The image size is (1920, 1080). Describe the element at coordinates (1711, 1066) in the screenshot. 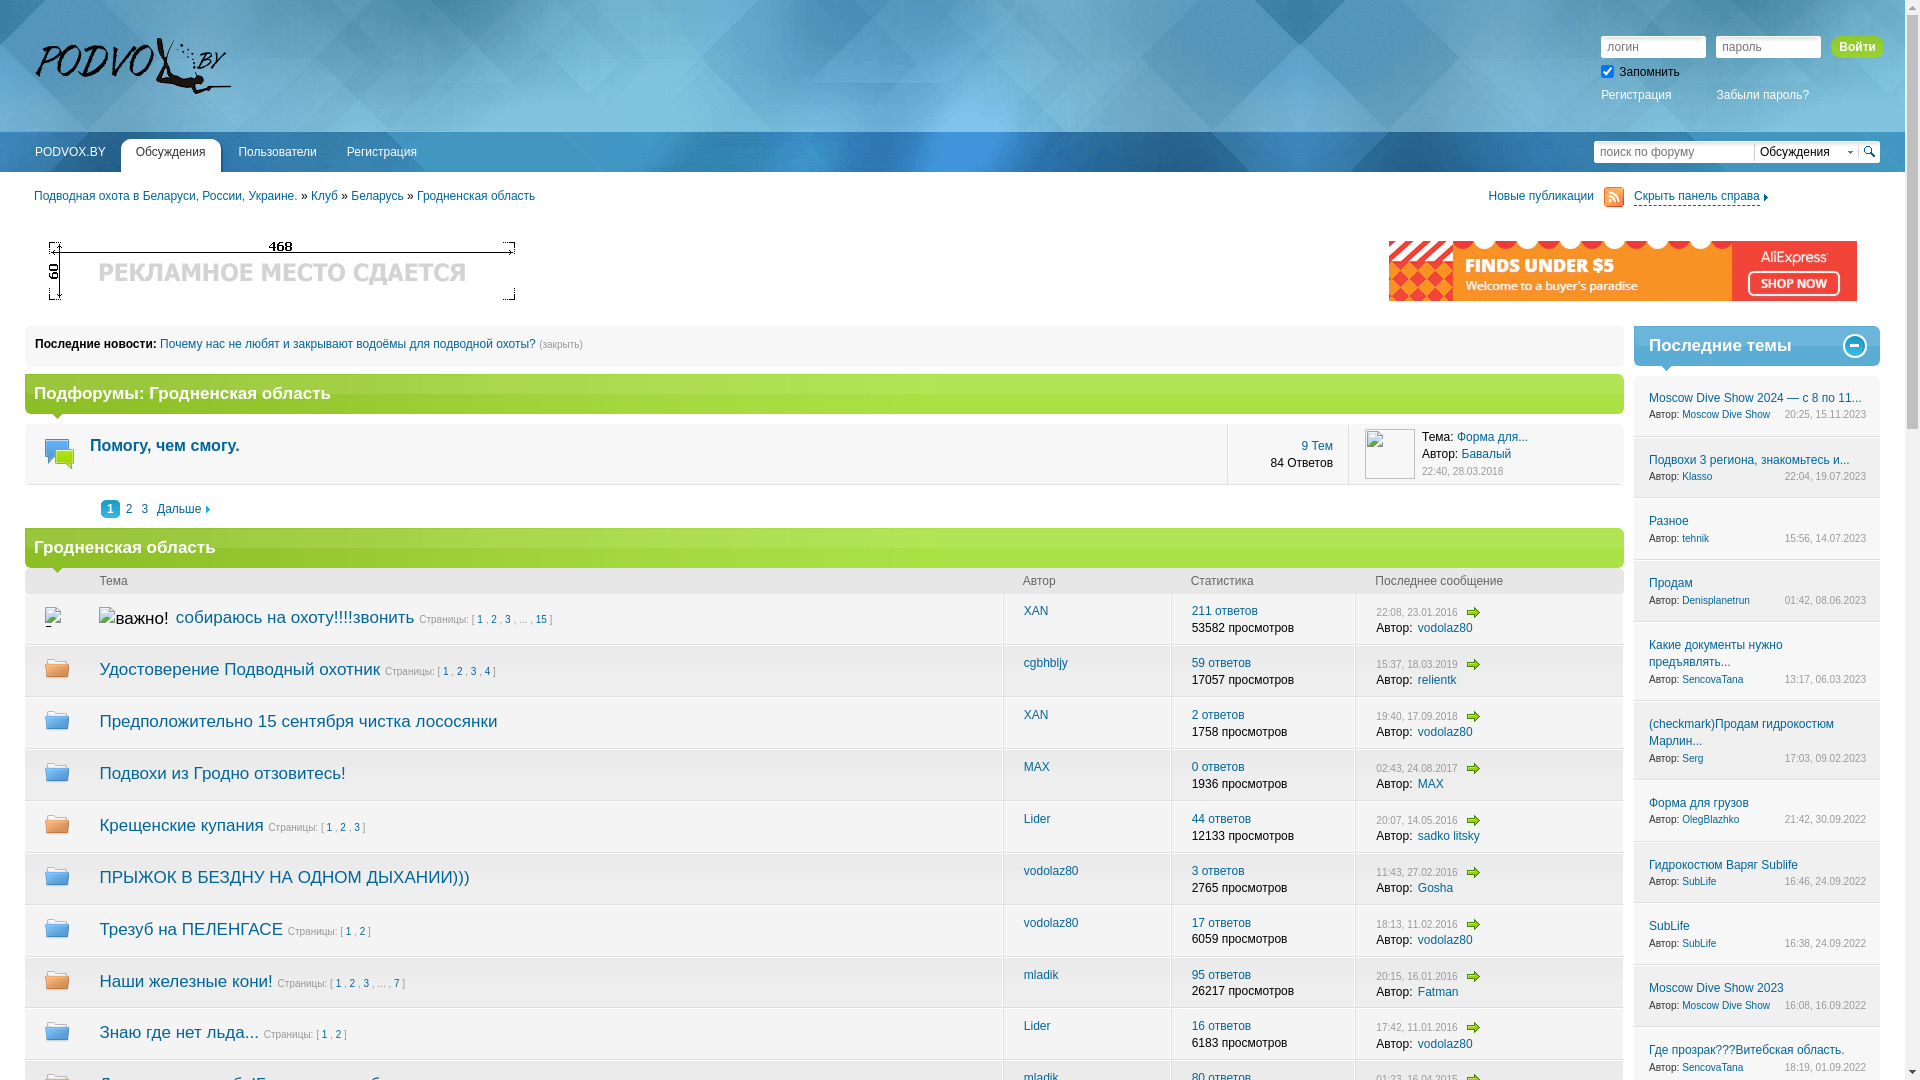

I see `'SencovaTana'` at that location.